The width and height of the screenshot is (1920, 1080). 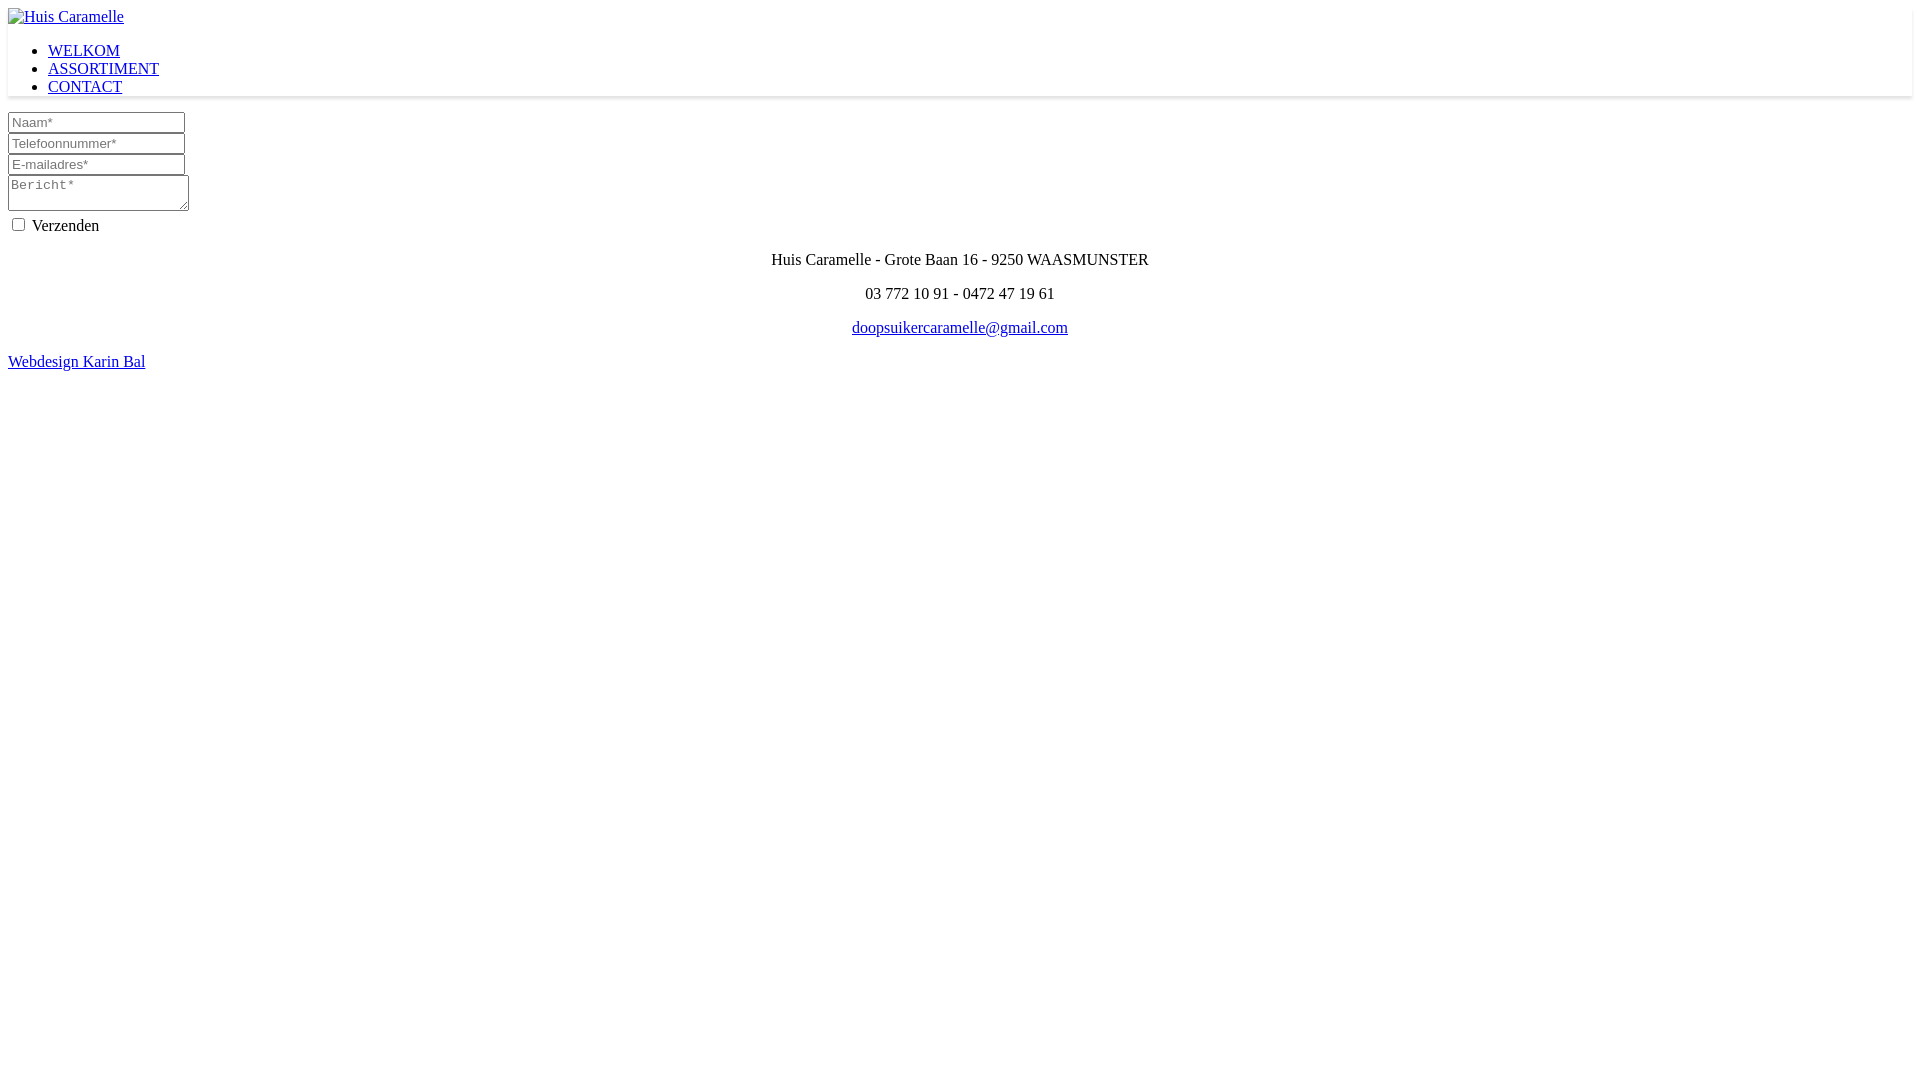 What do you see at coordinates (76, 361) in the screenshot?
I see `'Webdesign Karin Bal'` at bounding box center [76, 361].